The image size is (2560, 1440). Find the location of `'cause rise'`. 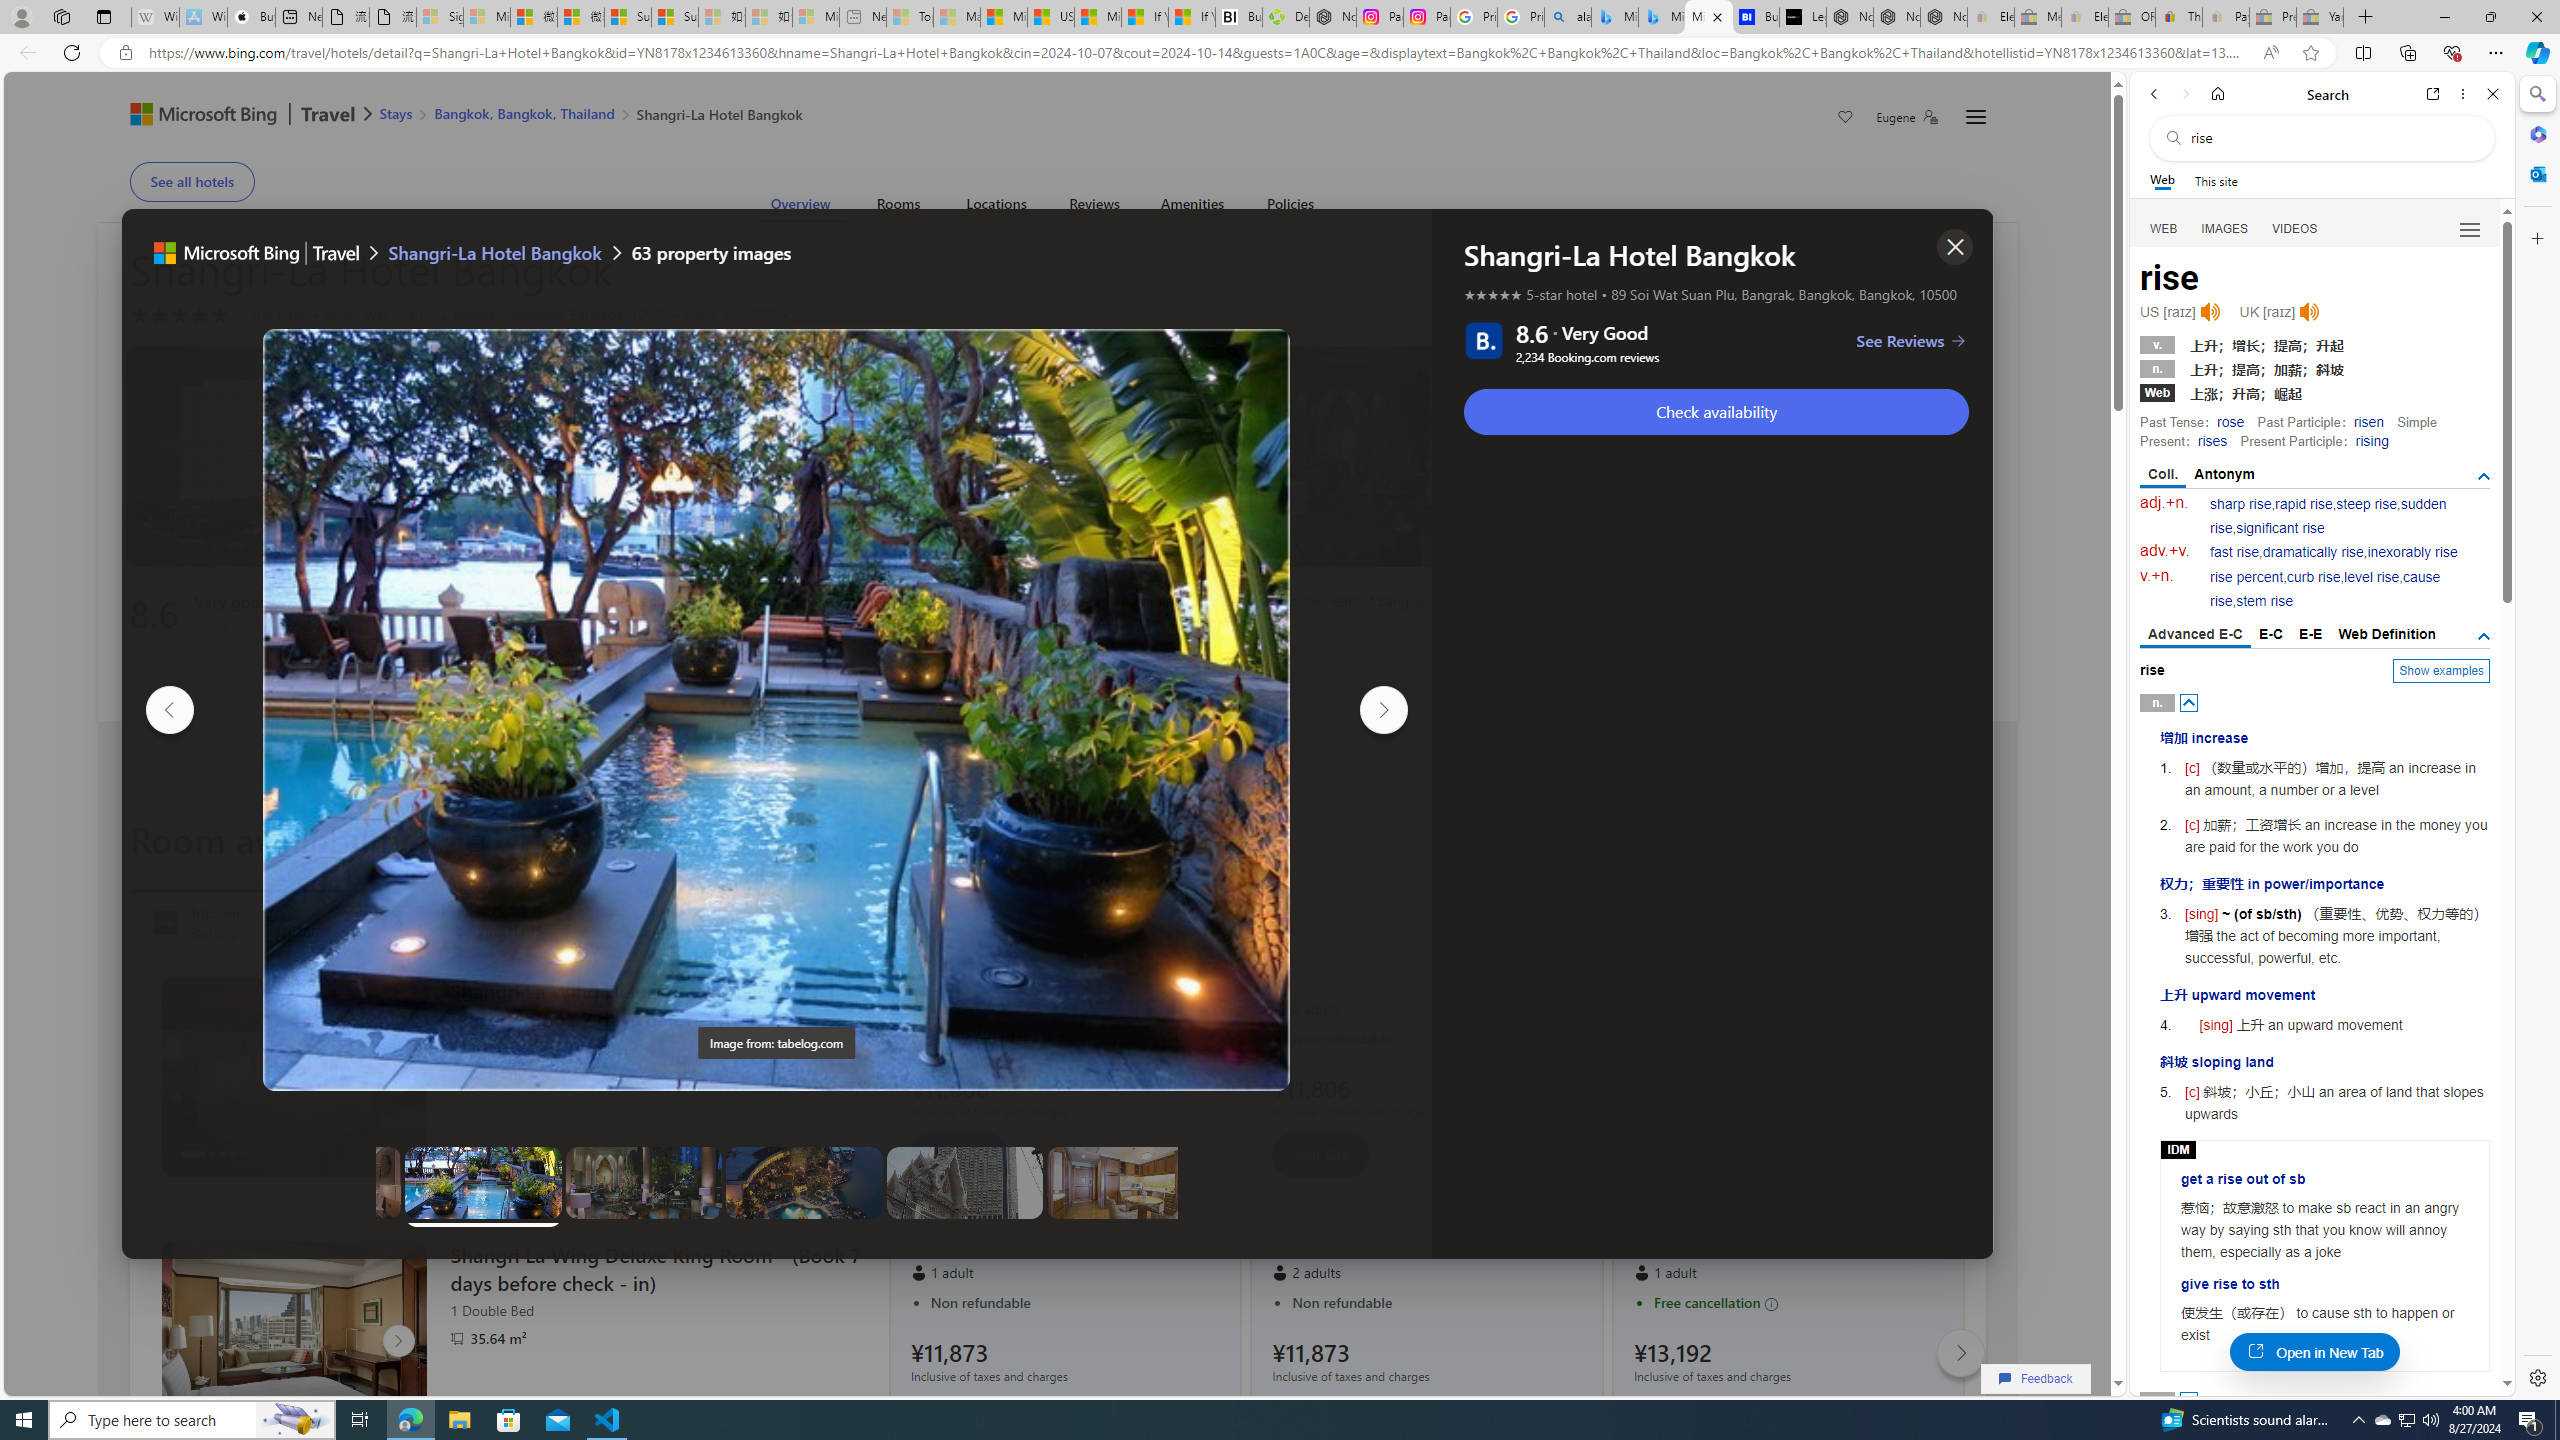

'cause rise' is located at coordinates (2324, 589).